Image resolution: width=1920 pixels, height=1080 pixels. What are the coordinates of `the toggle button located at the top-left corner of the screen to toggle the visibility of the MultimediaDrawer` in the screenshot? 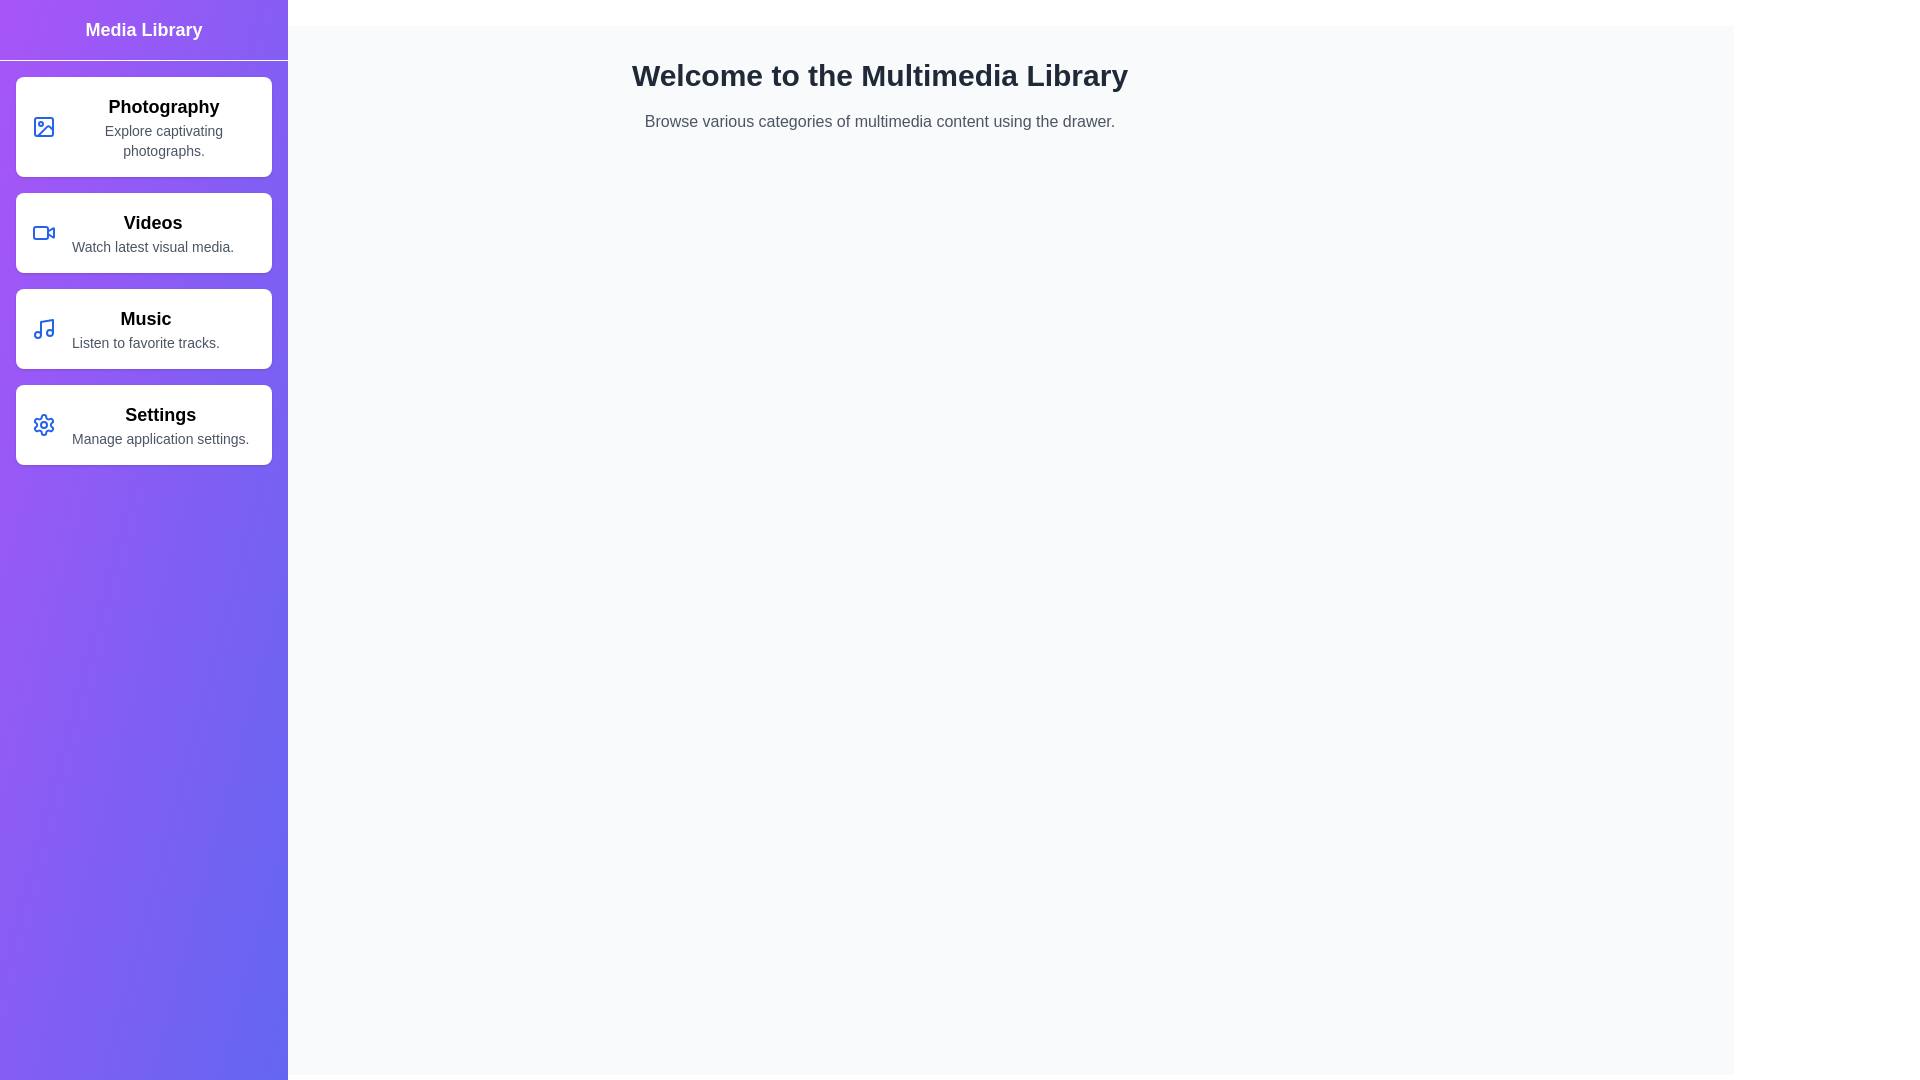 It's located at (42, 42).